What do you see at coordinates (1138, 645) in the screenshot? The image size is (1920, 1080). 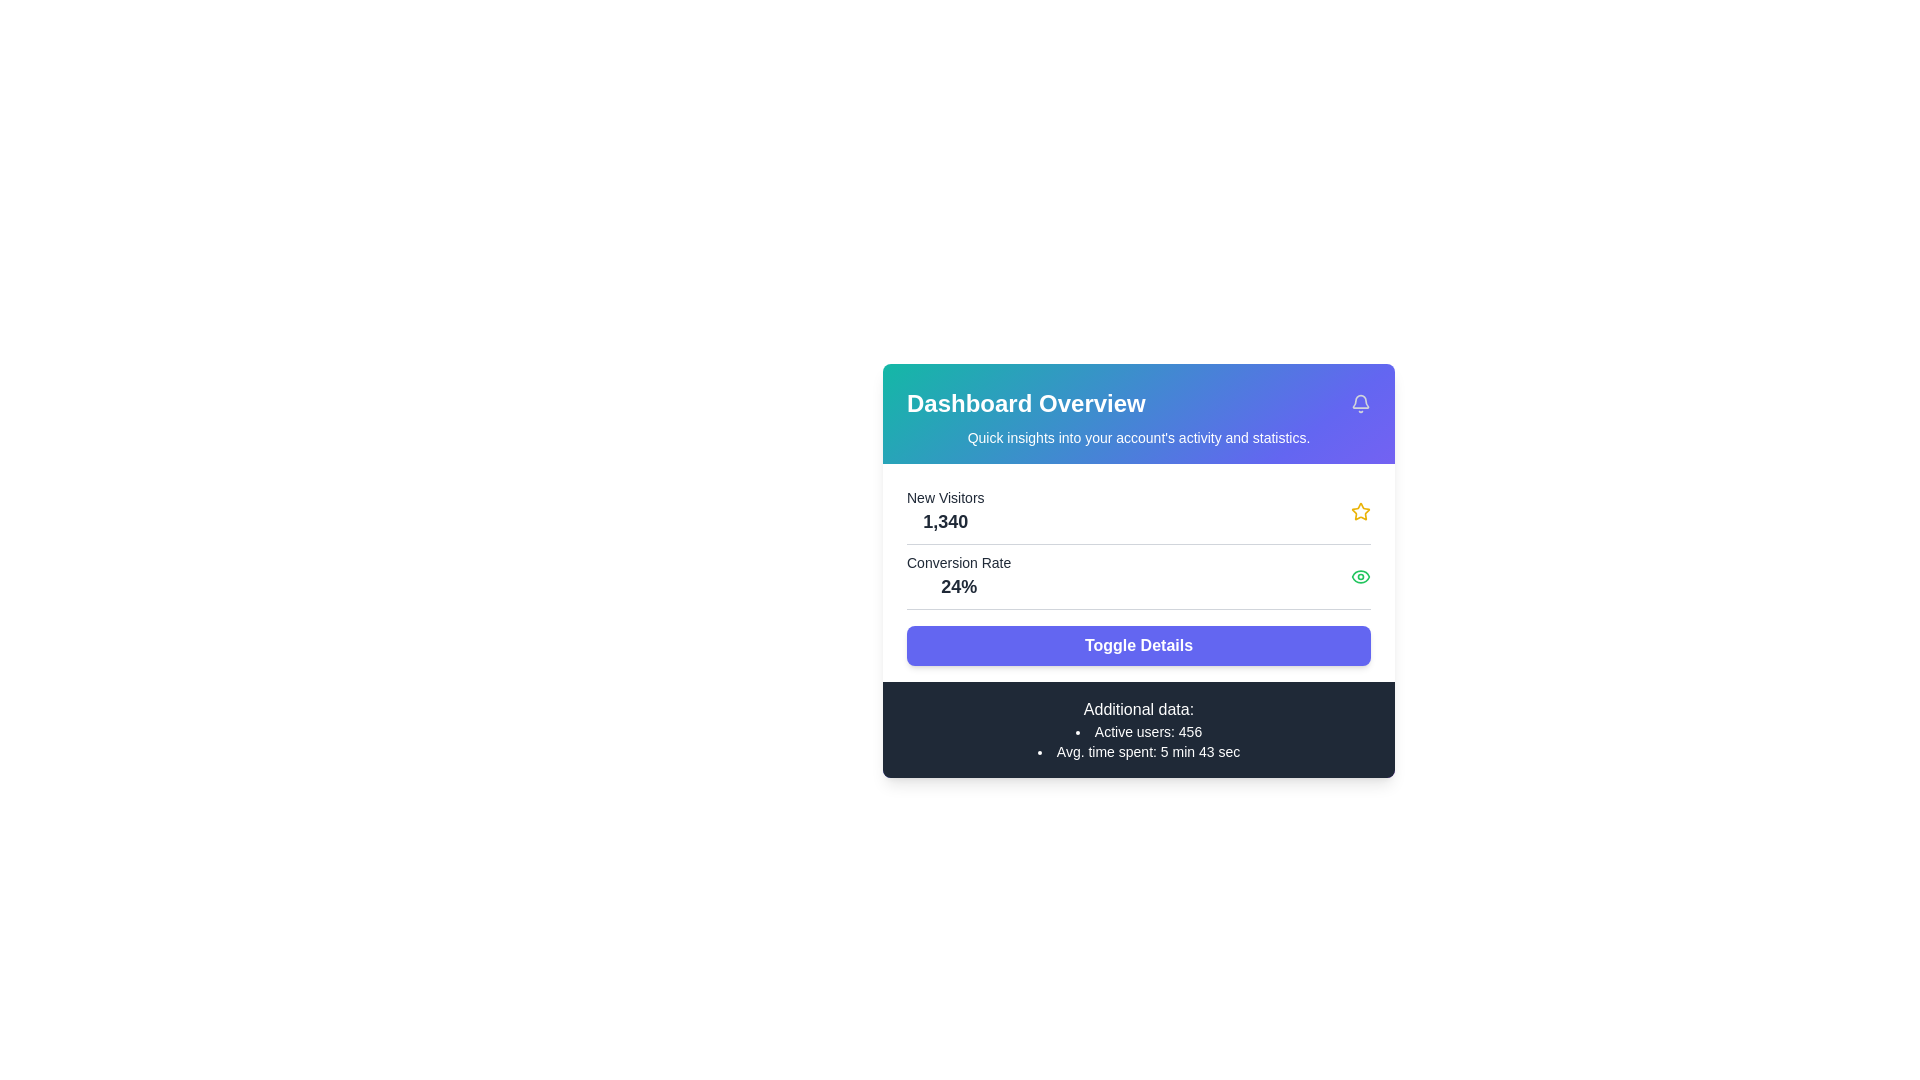 I see `the rectangular button with a purple background and white text labeled 'Toggle Details'` at bounding box center [1138, 645].